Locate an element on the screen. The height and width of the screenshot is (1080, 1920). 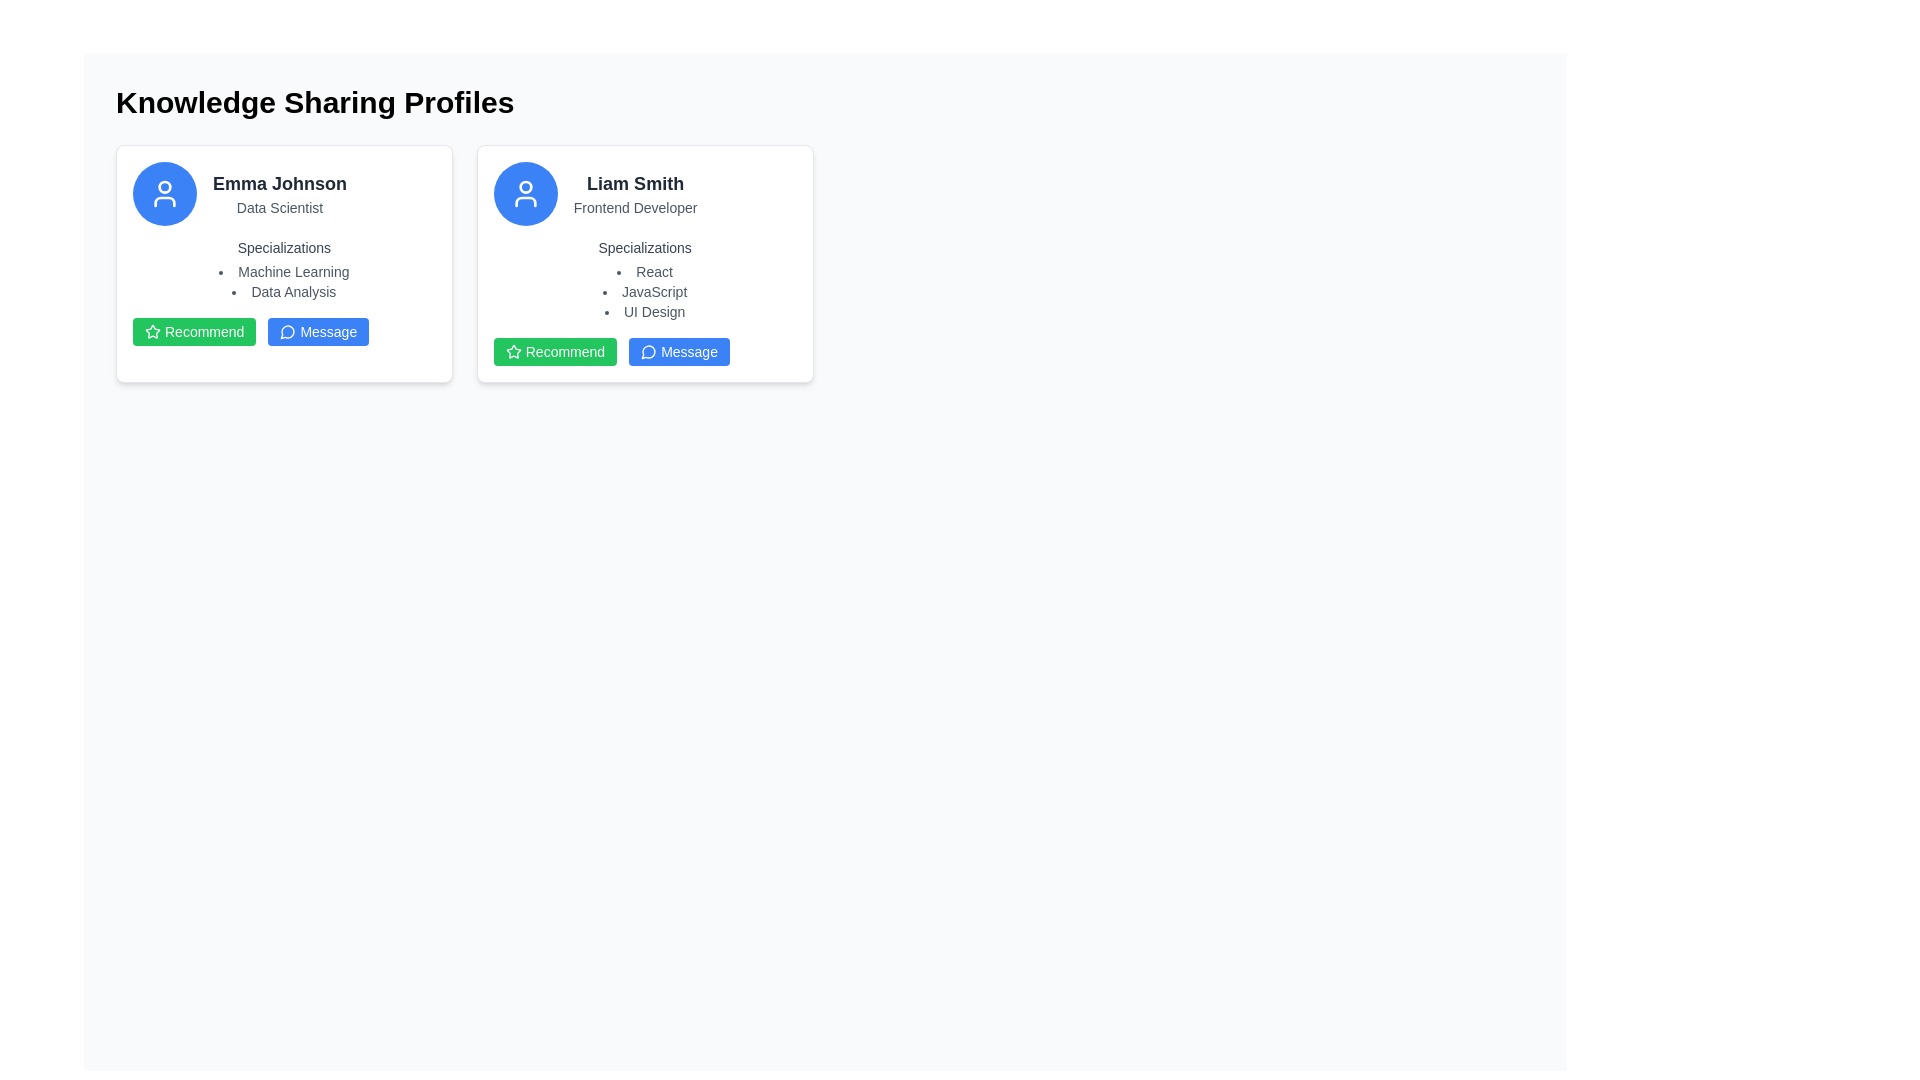
the text label 'Data Analysis' in the bulleted list under 'Machine Learning' within the 'Emma Johnson' card is located at coordinates (283, 292).